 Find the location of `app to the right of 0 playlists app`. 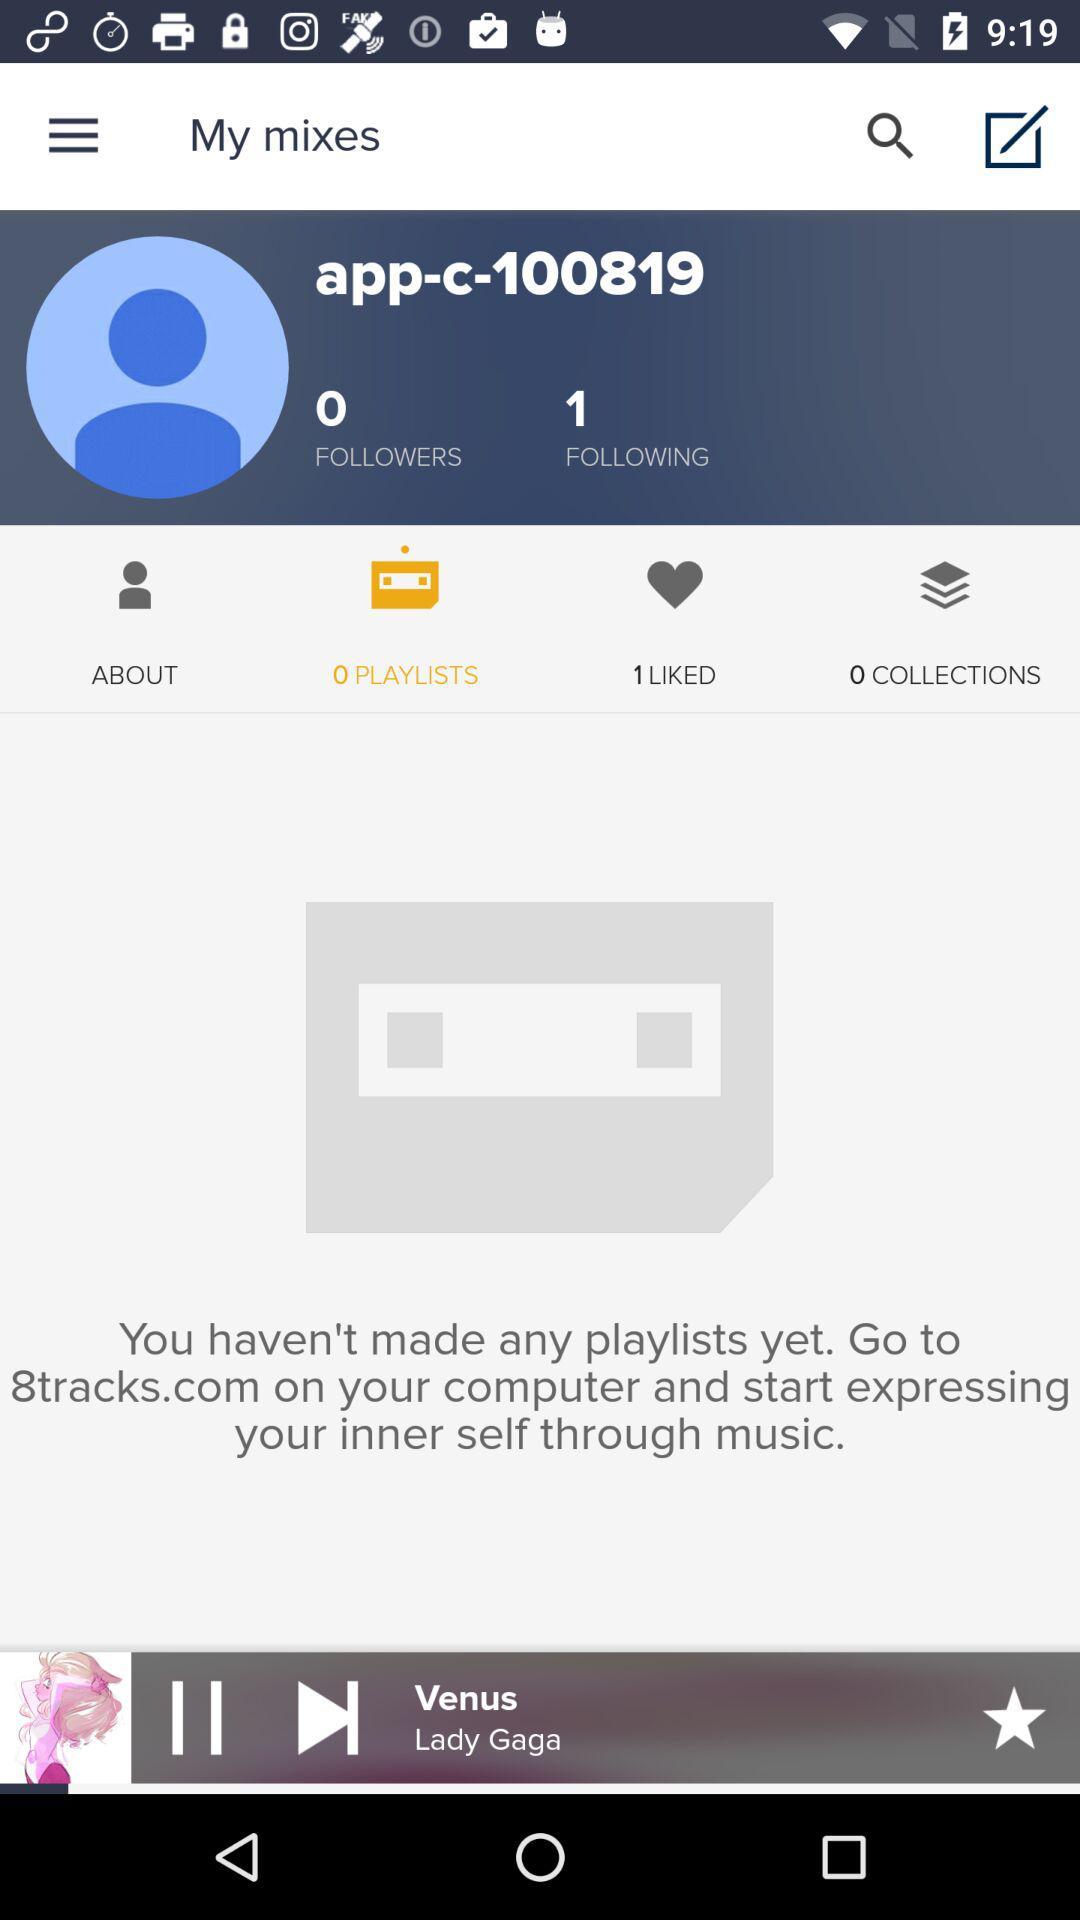

app to the right of 0 playlists app is located at coordinates (675, 607).